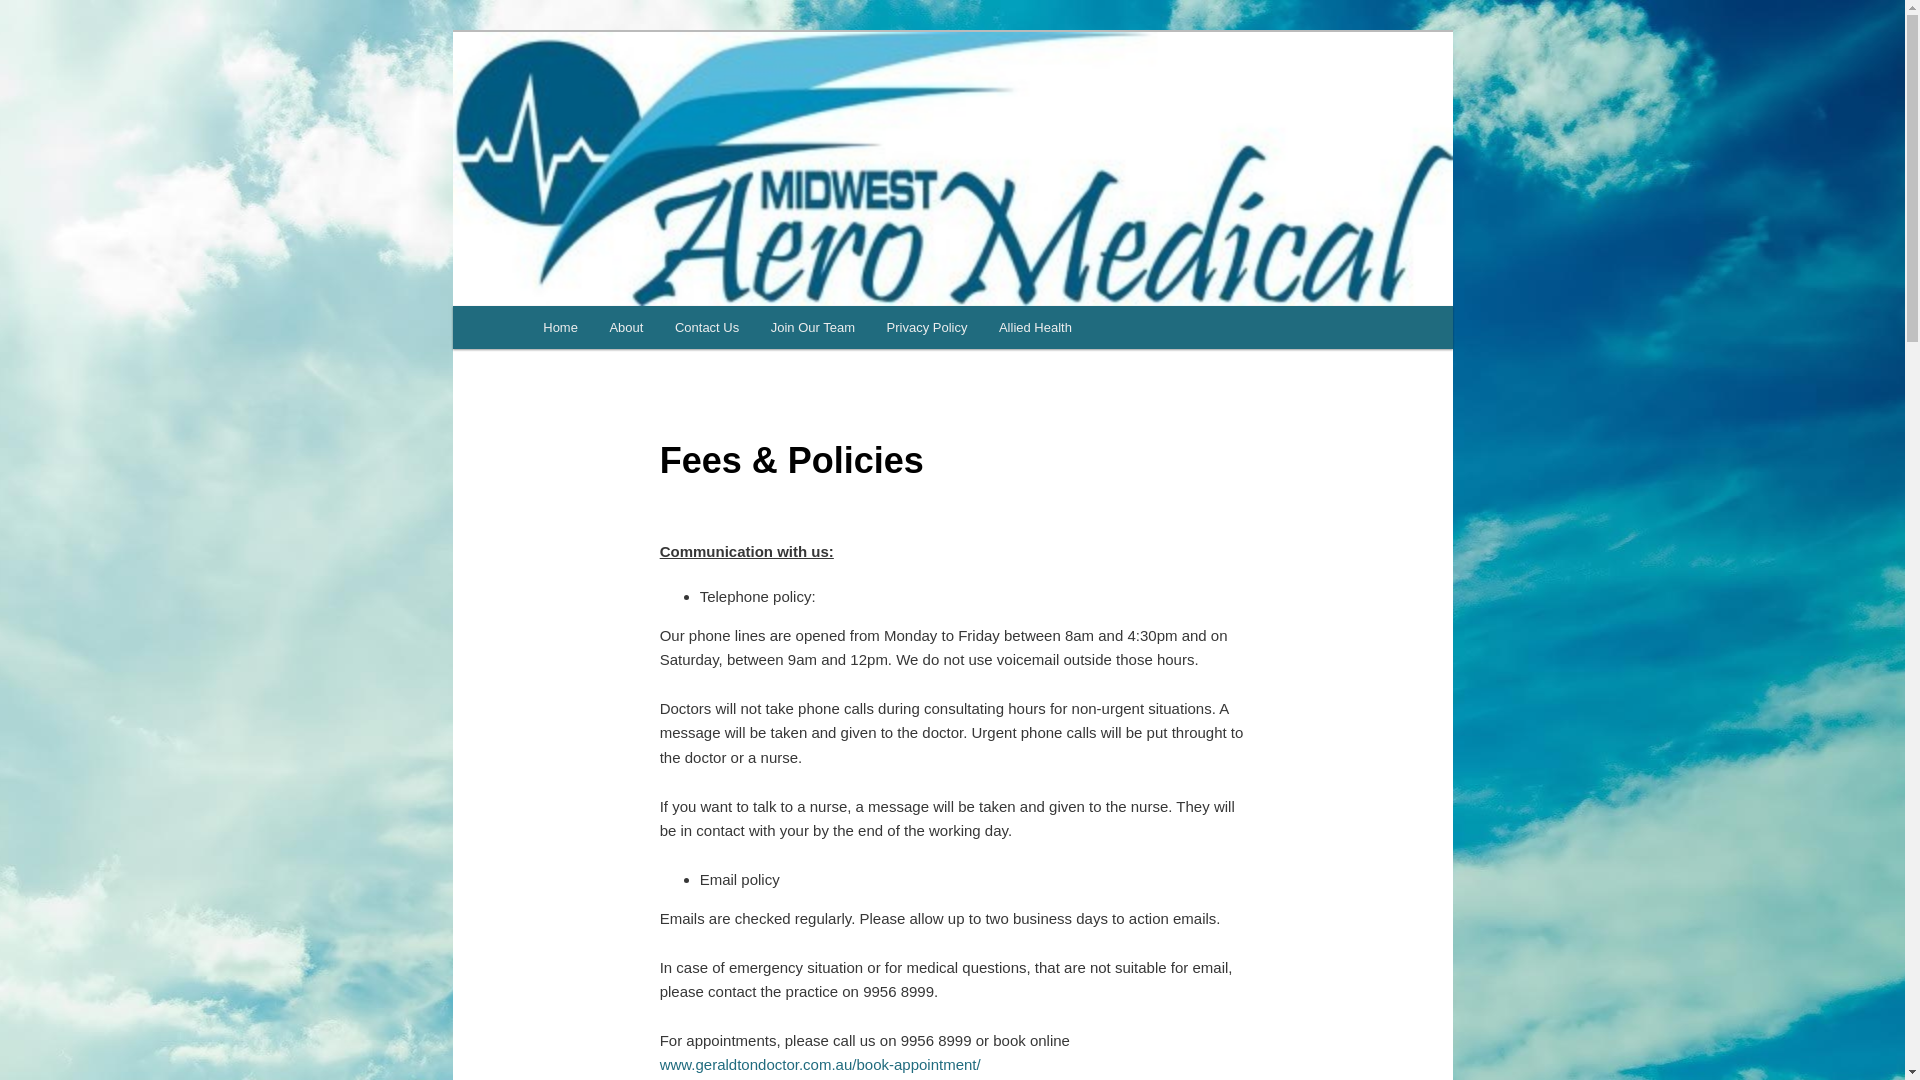  What do you see at coordinates (625, 326) in the screenshot?
I see `'About'` at bounding box center [625, 326].